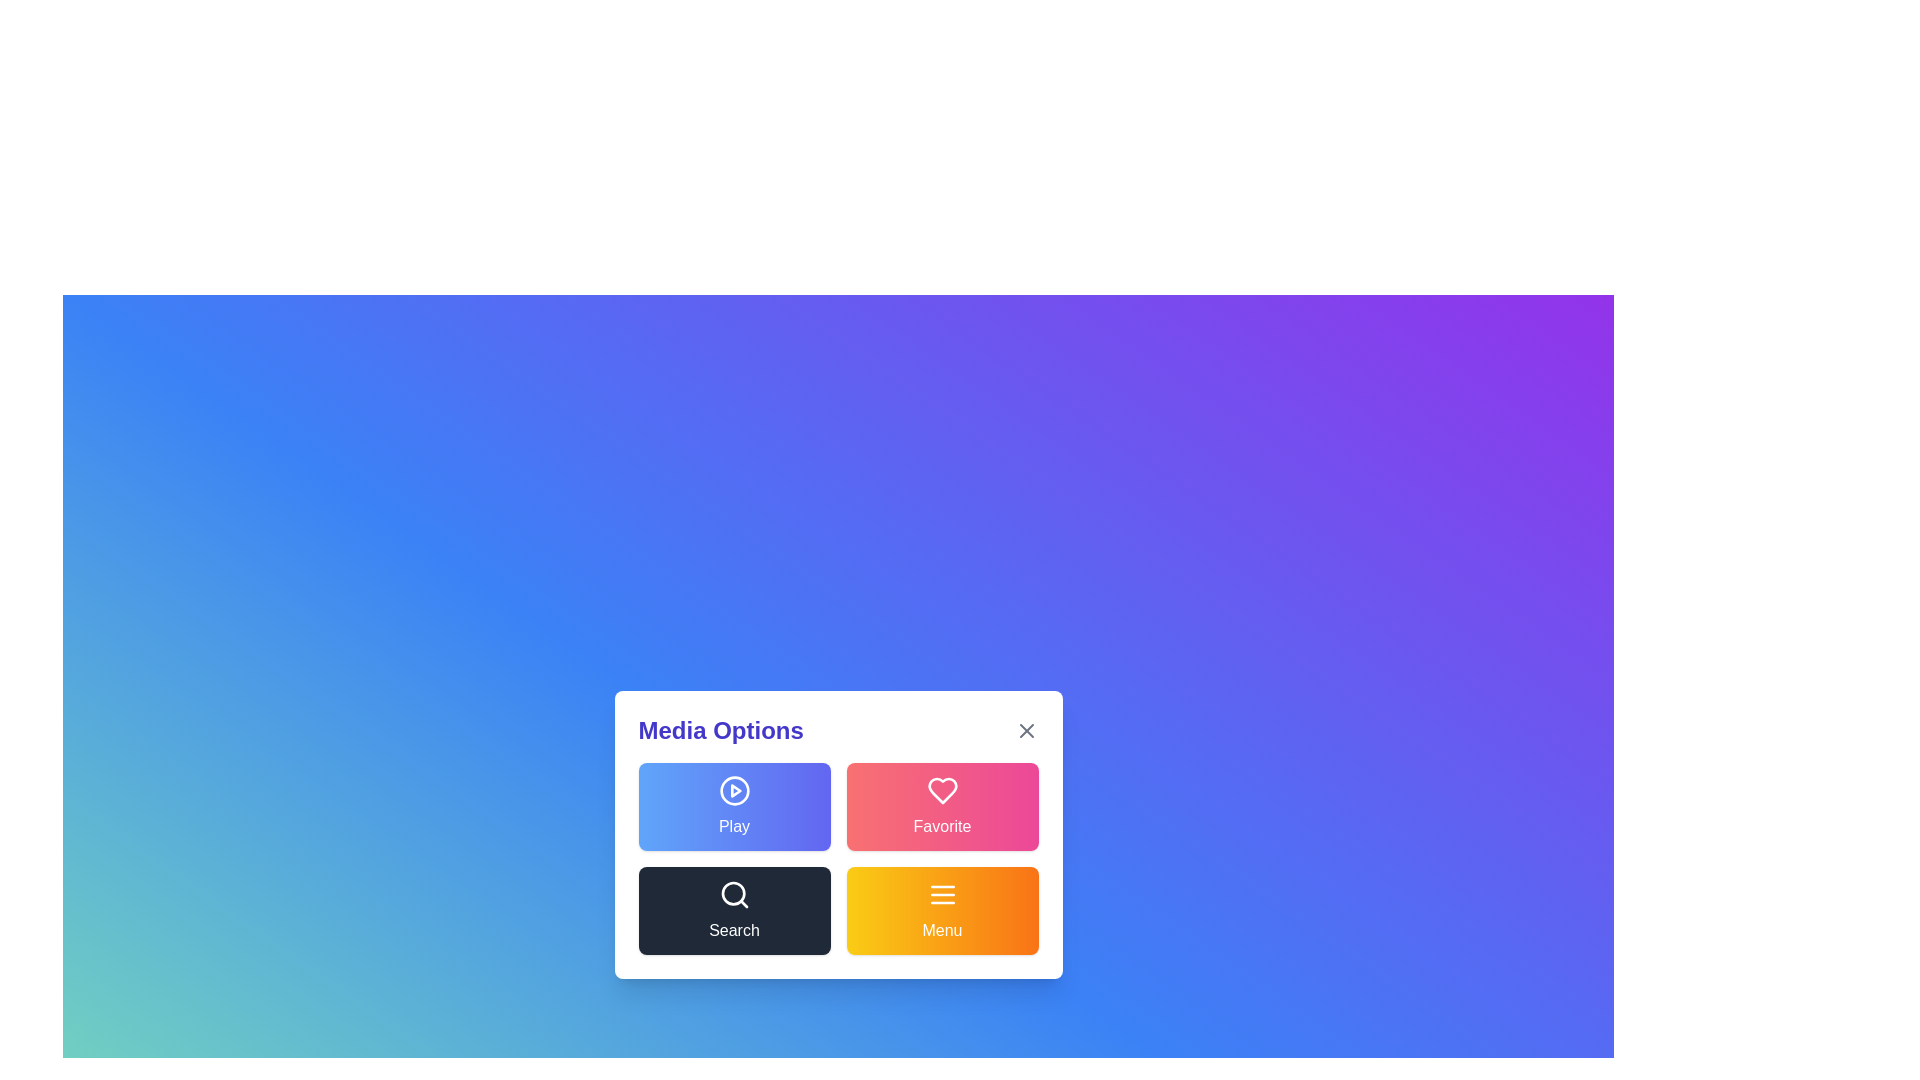  Describe the element at coordinates (733, 930) in the screenshot. I see `the 'Search' button text label inside the 'Media Options' modal, which indicates its functionality to perform a search operation` at that location.